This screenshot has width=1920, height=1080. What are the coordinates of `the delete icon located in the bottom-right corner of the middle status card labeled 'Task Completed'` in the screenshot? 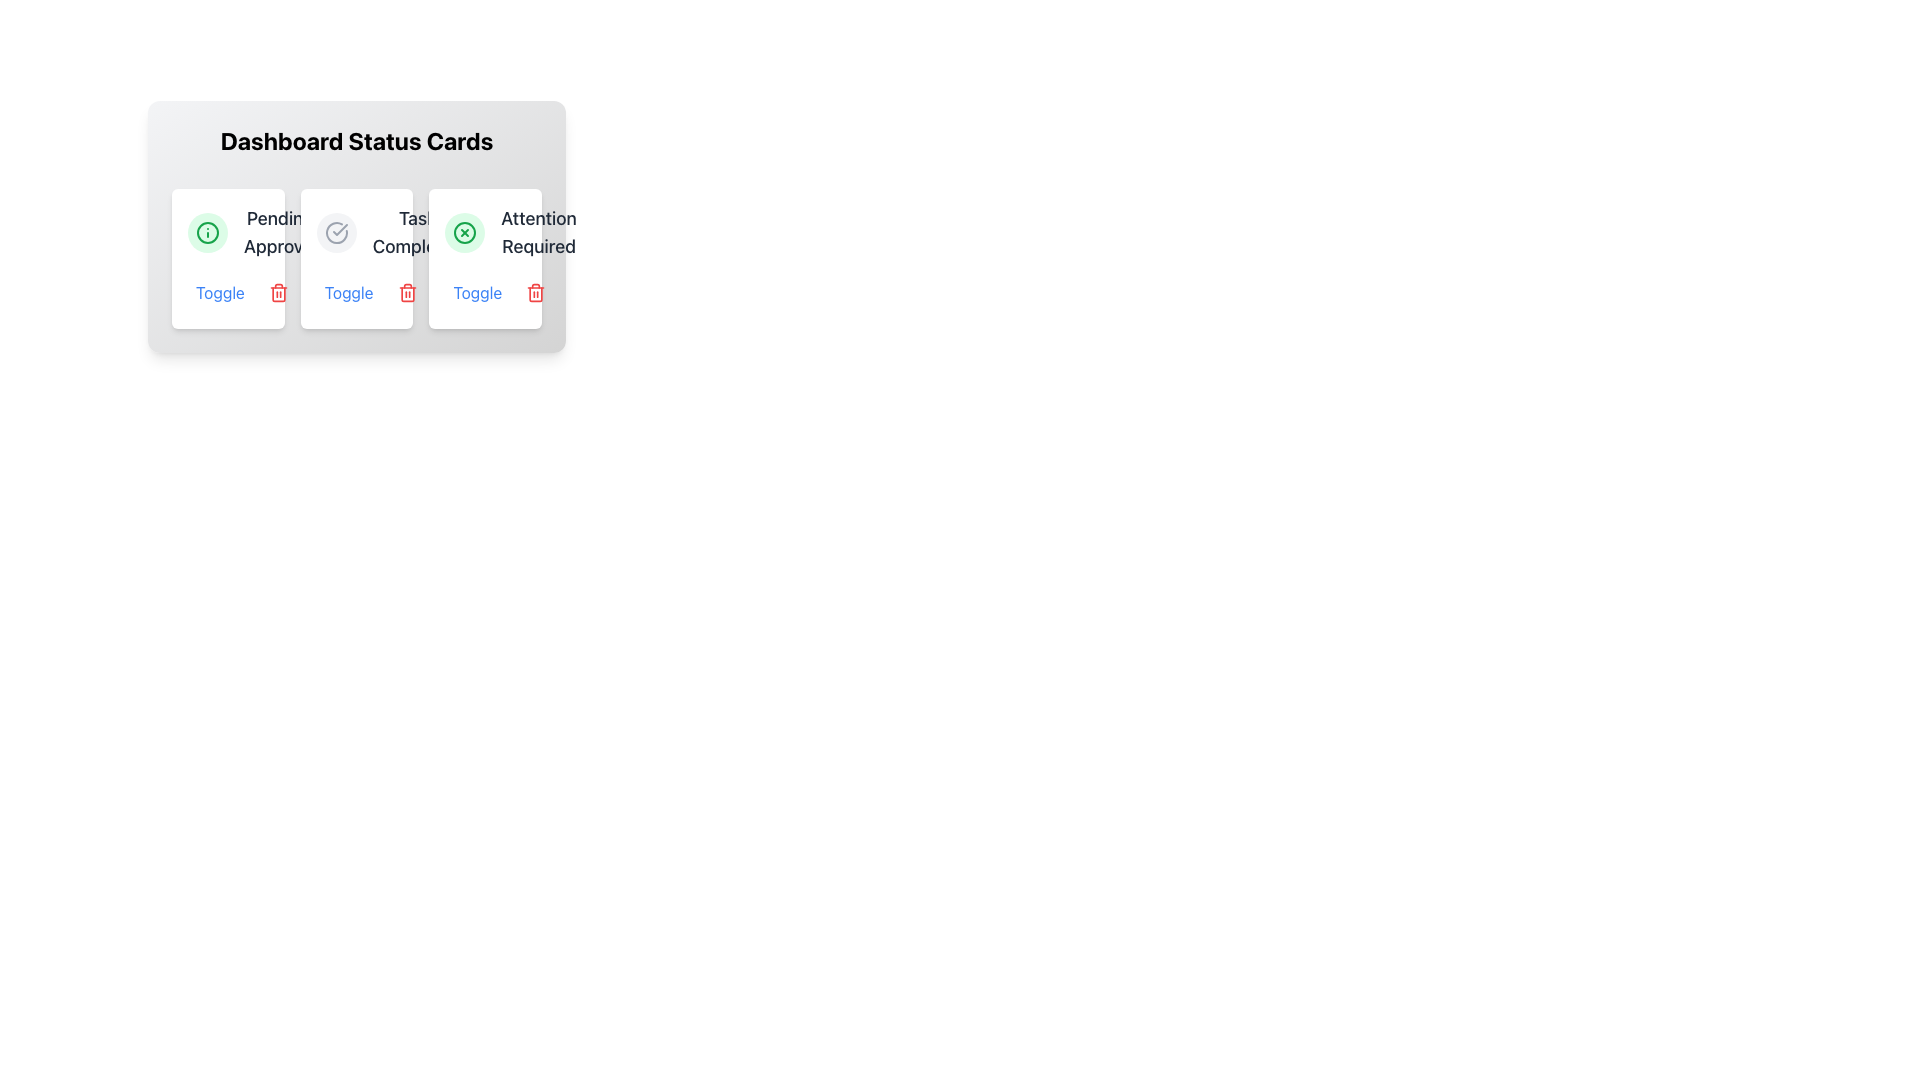 It's located at (277, 293).